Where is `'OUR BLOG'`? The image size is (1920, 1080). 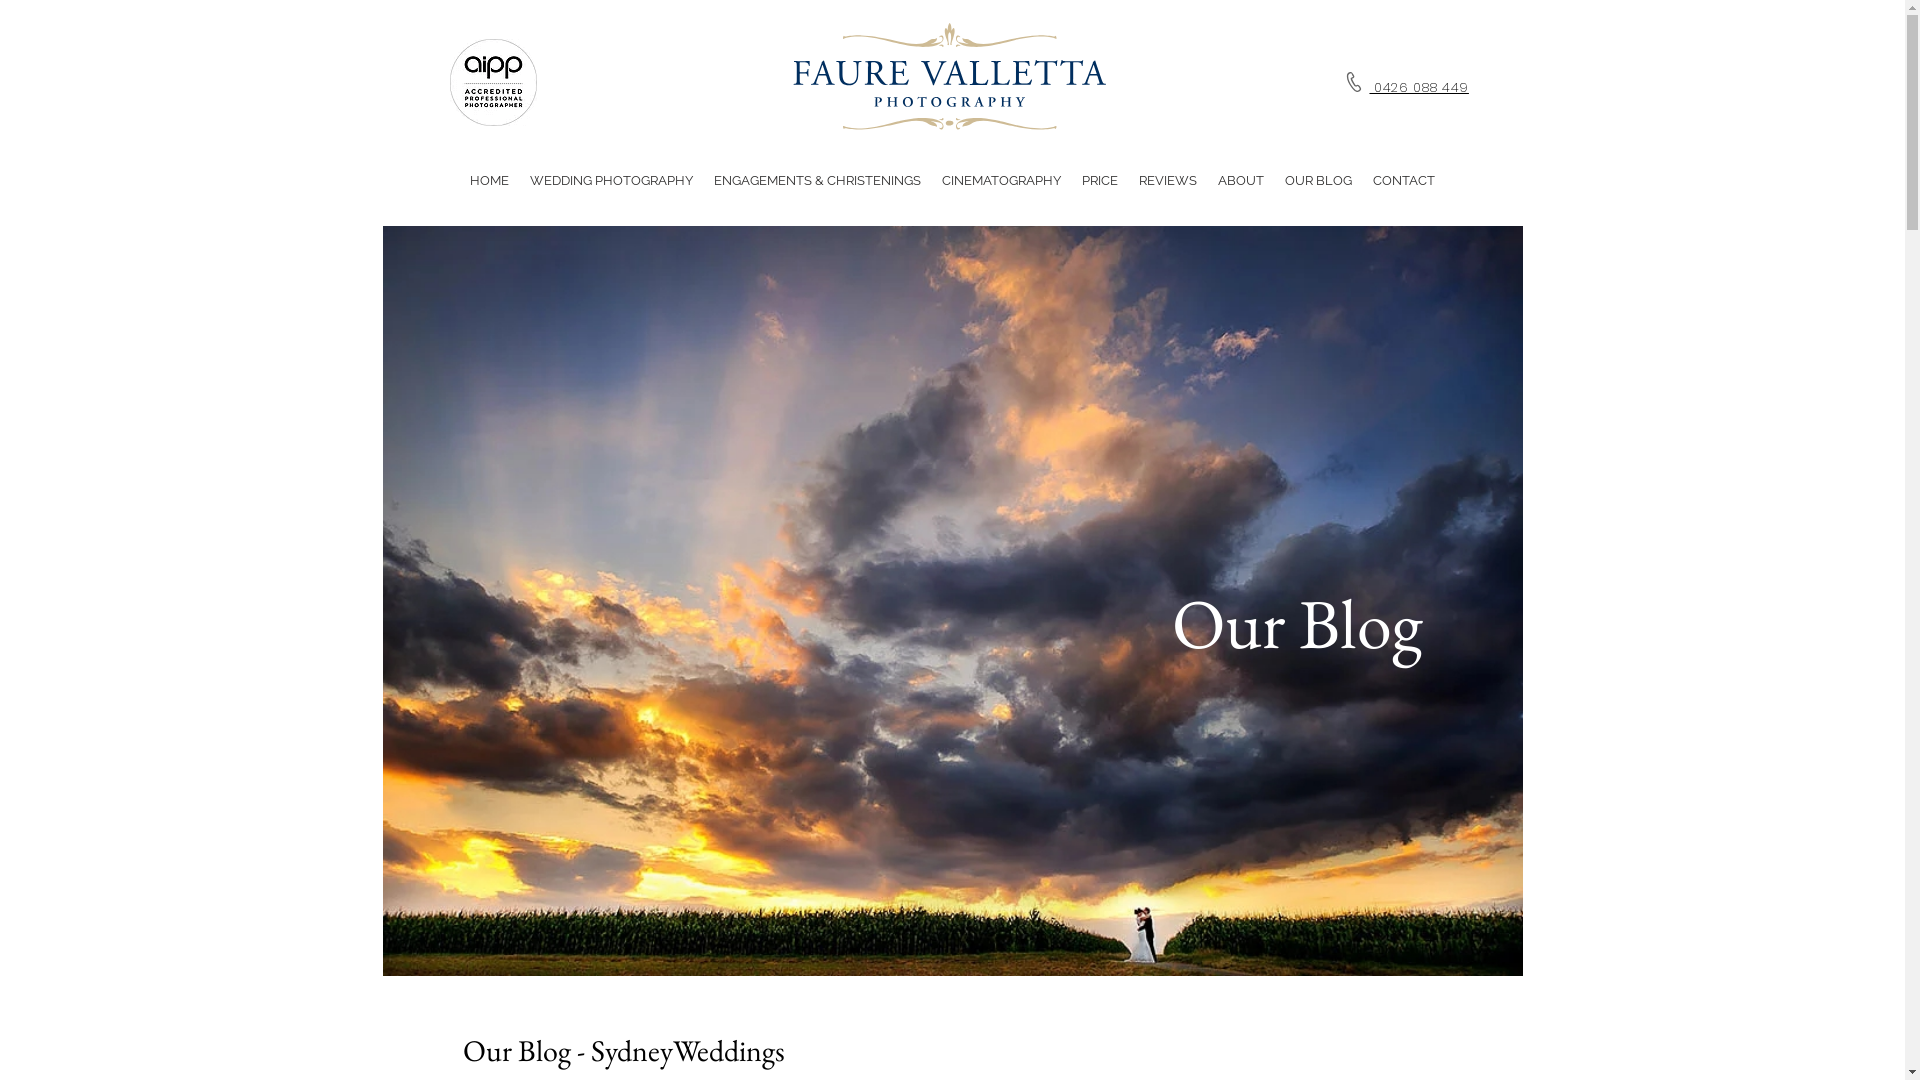
'OUR BLOG' is located at coordinates (1317, 180).